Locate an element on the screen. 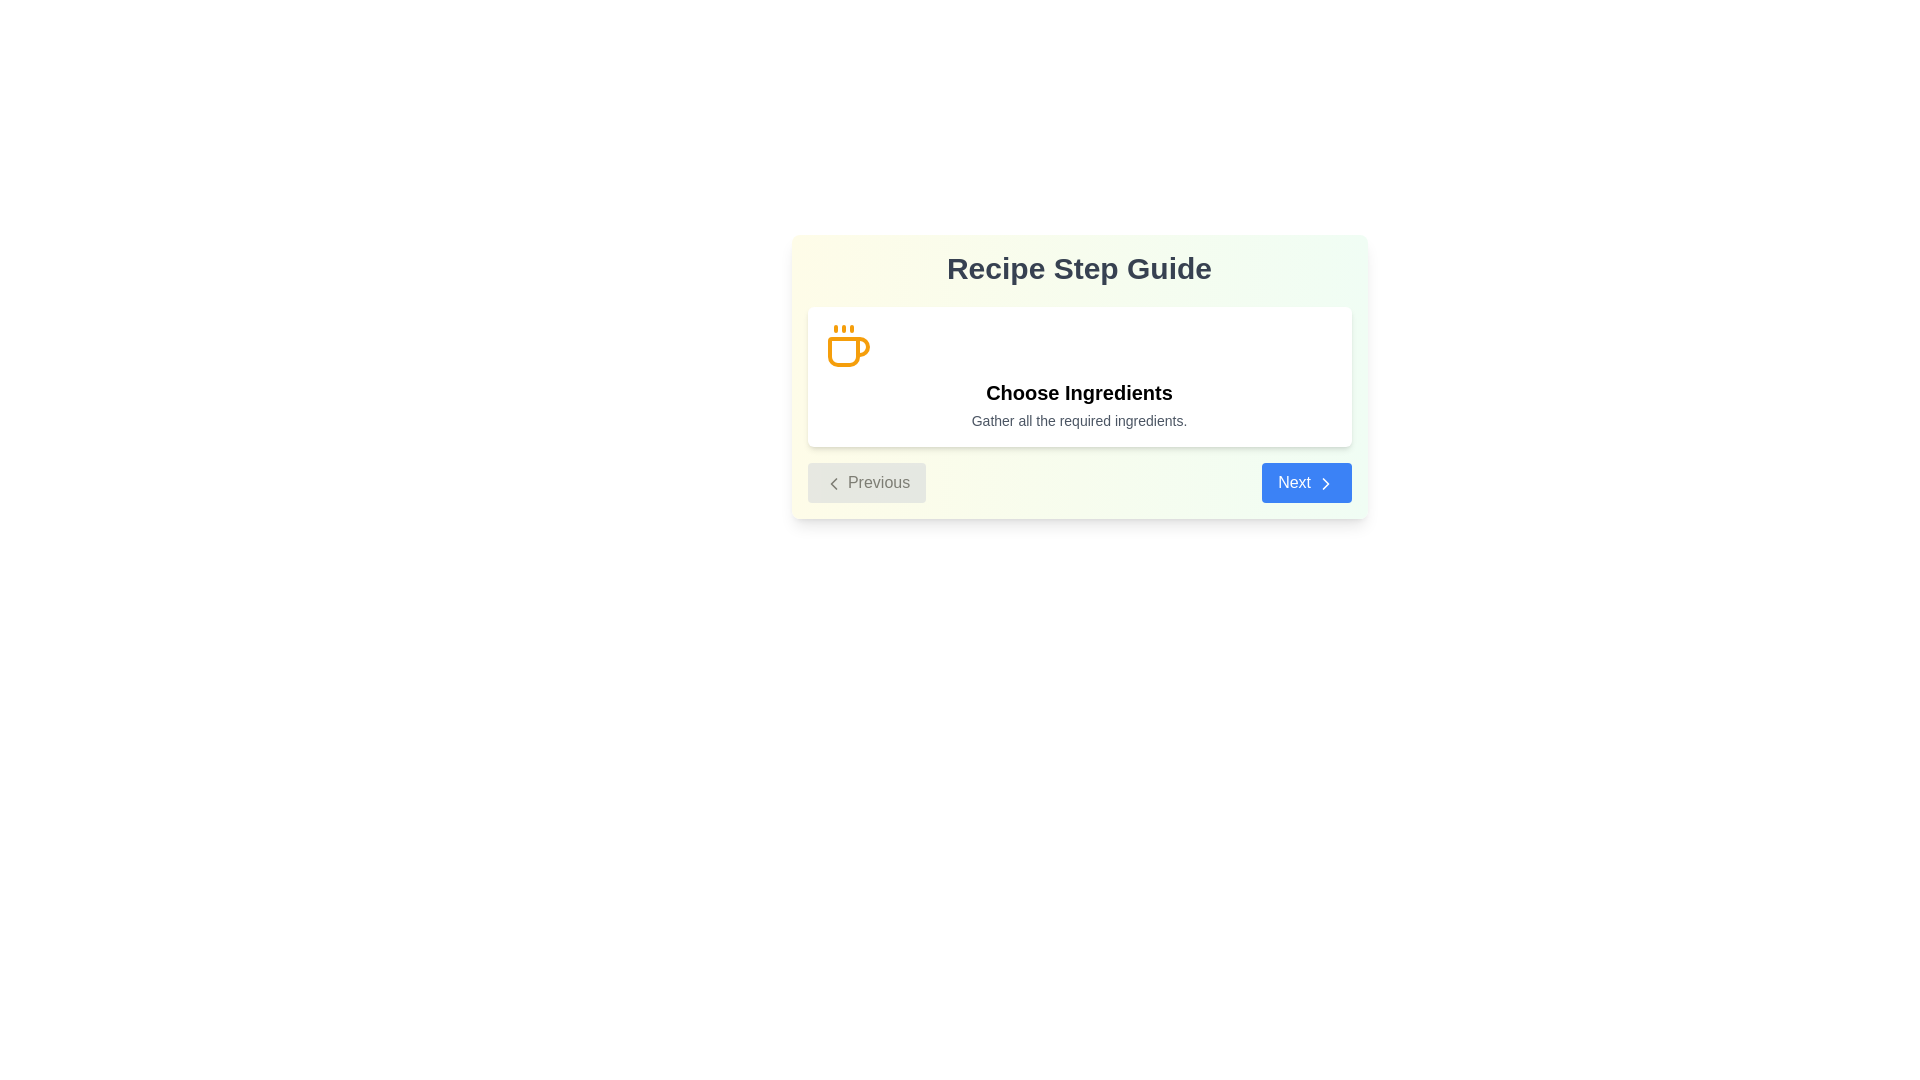  the 'Previous' button, which is a rectangular button with a light gray background and rounded corners, containing the text 'Previous' and a left-pointing chevron icon, located on the left side of the bottom navigation area is located at coordinates (866, 482).